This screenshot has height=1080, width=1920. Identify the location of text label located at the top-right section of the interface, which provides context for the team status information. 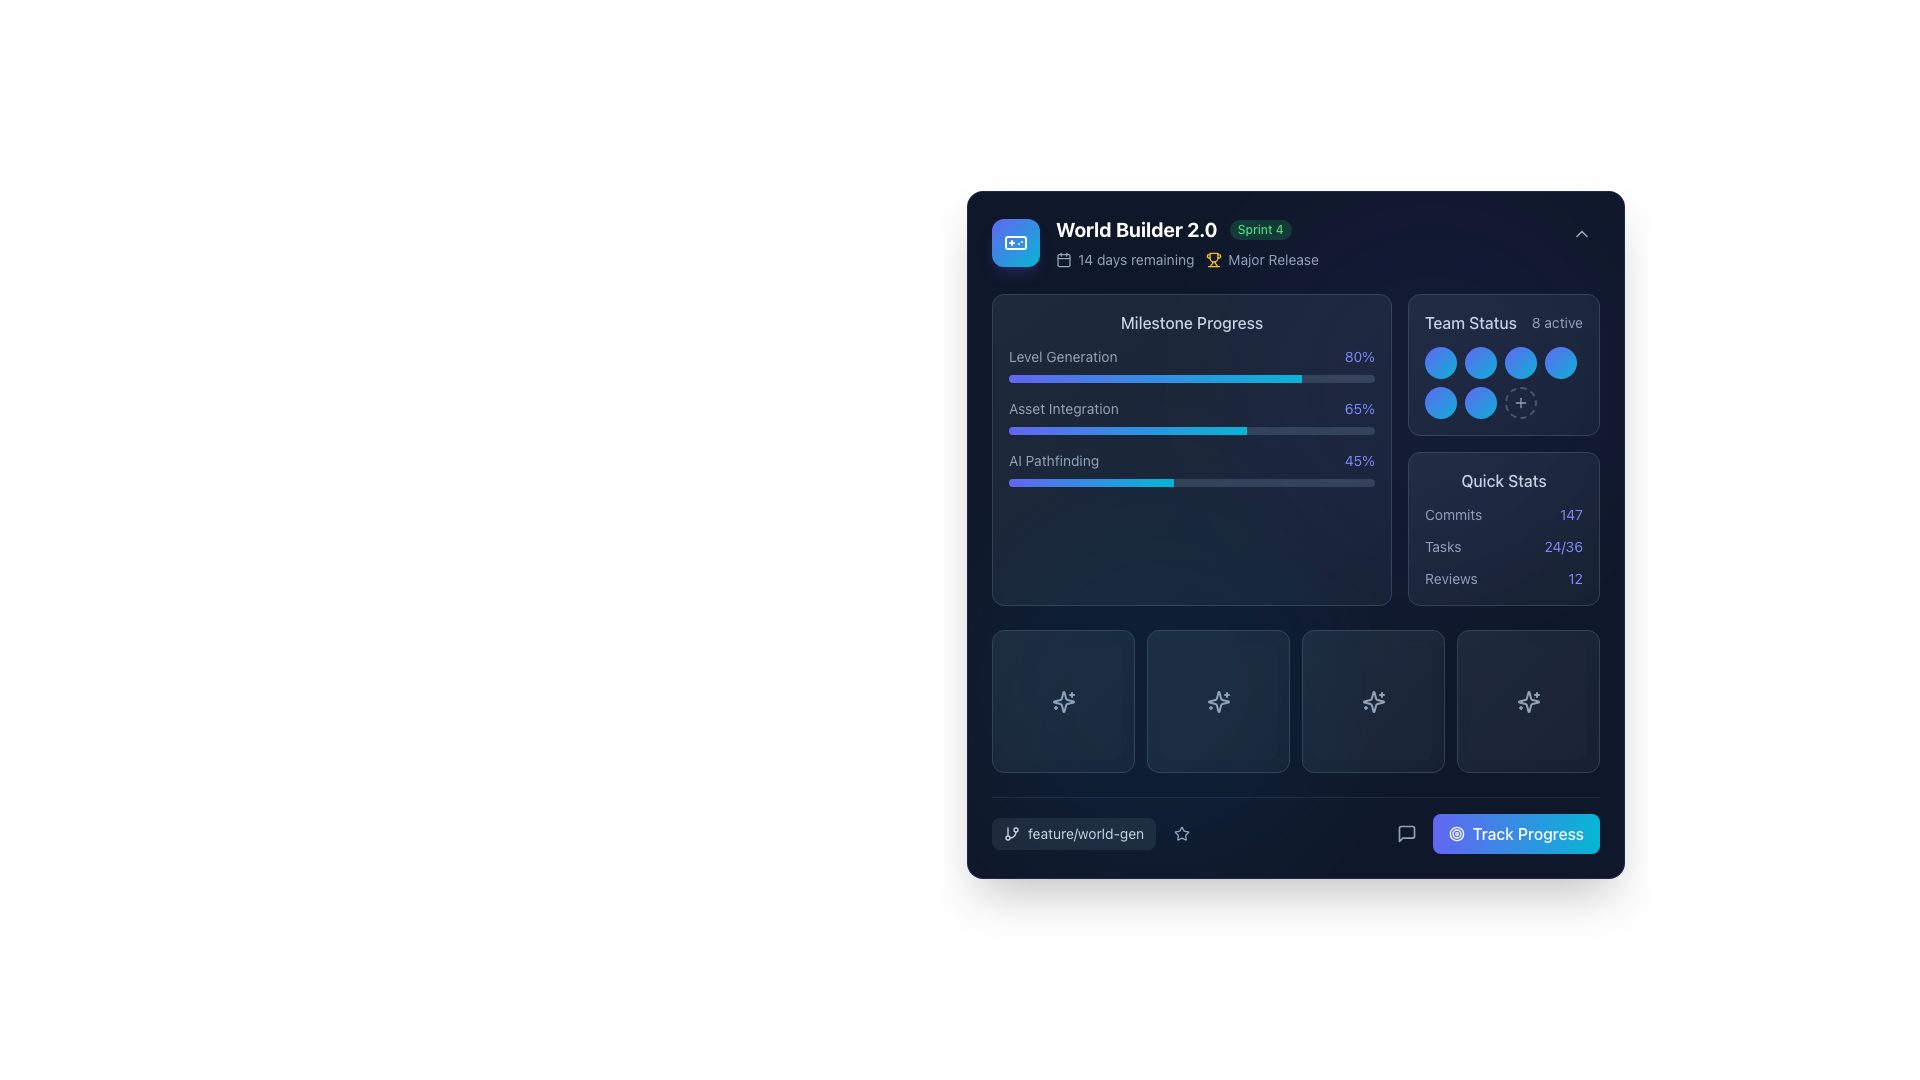
(1471, 322).